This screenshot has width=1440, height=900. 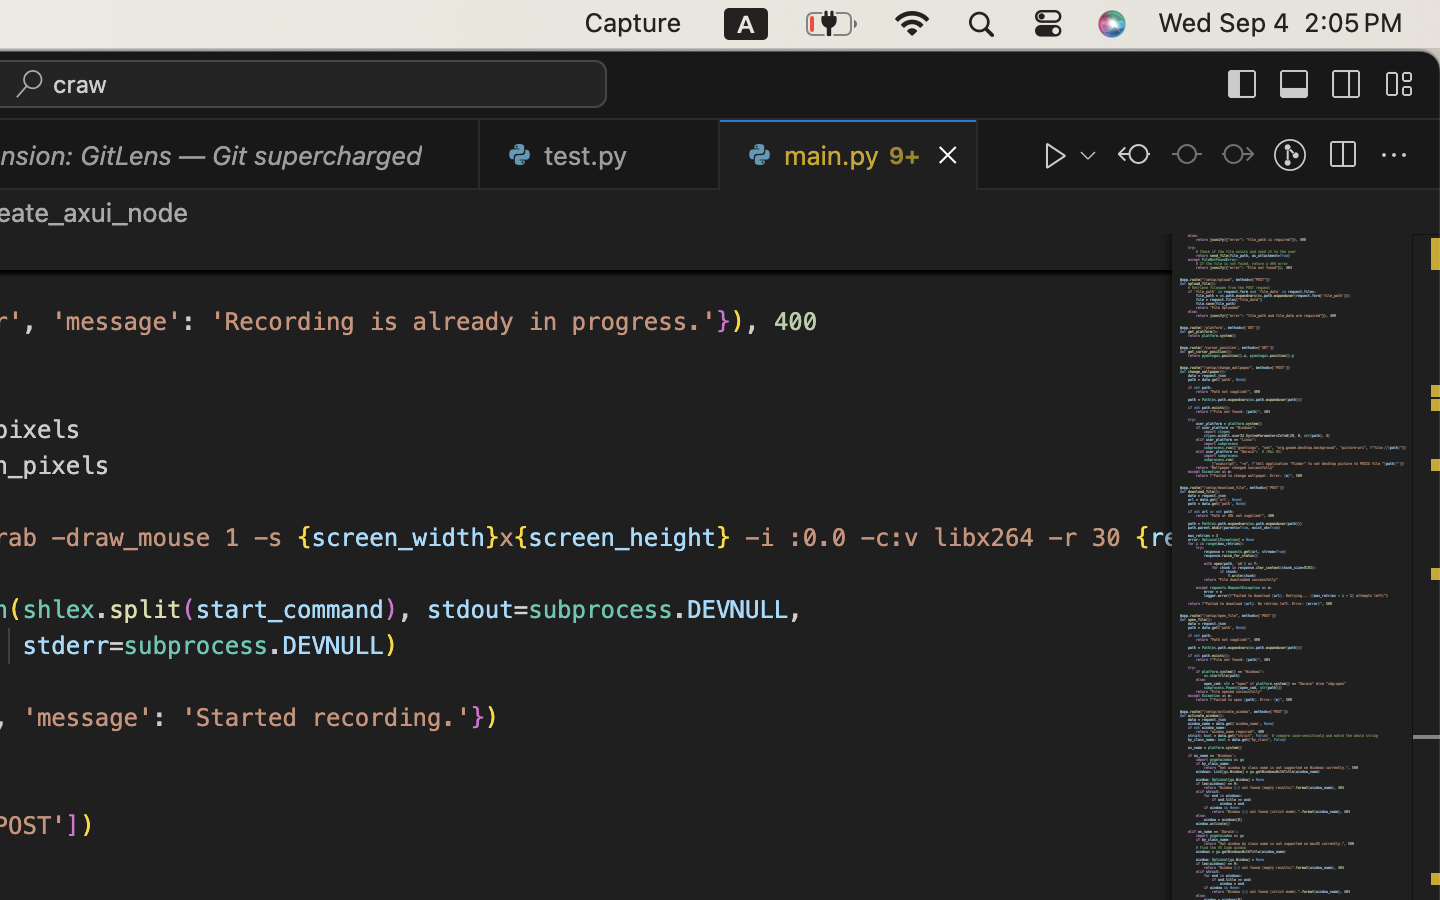 What do you see at coordinates (1289, 155) in the screenshot?
I see `''` at bounding box center [1289, 155].